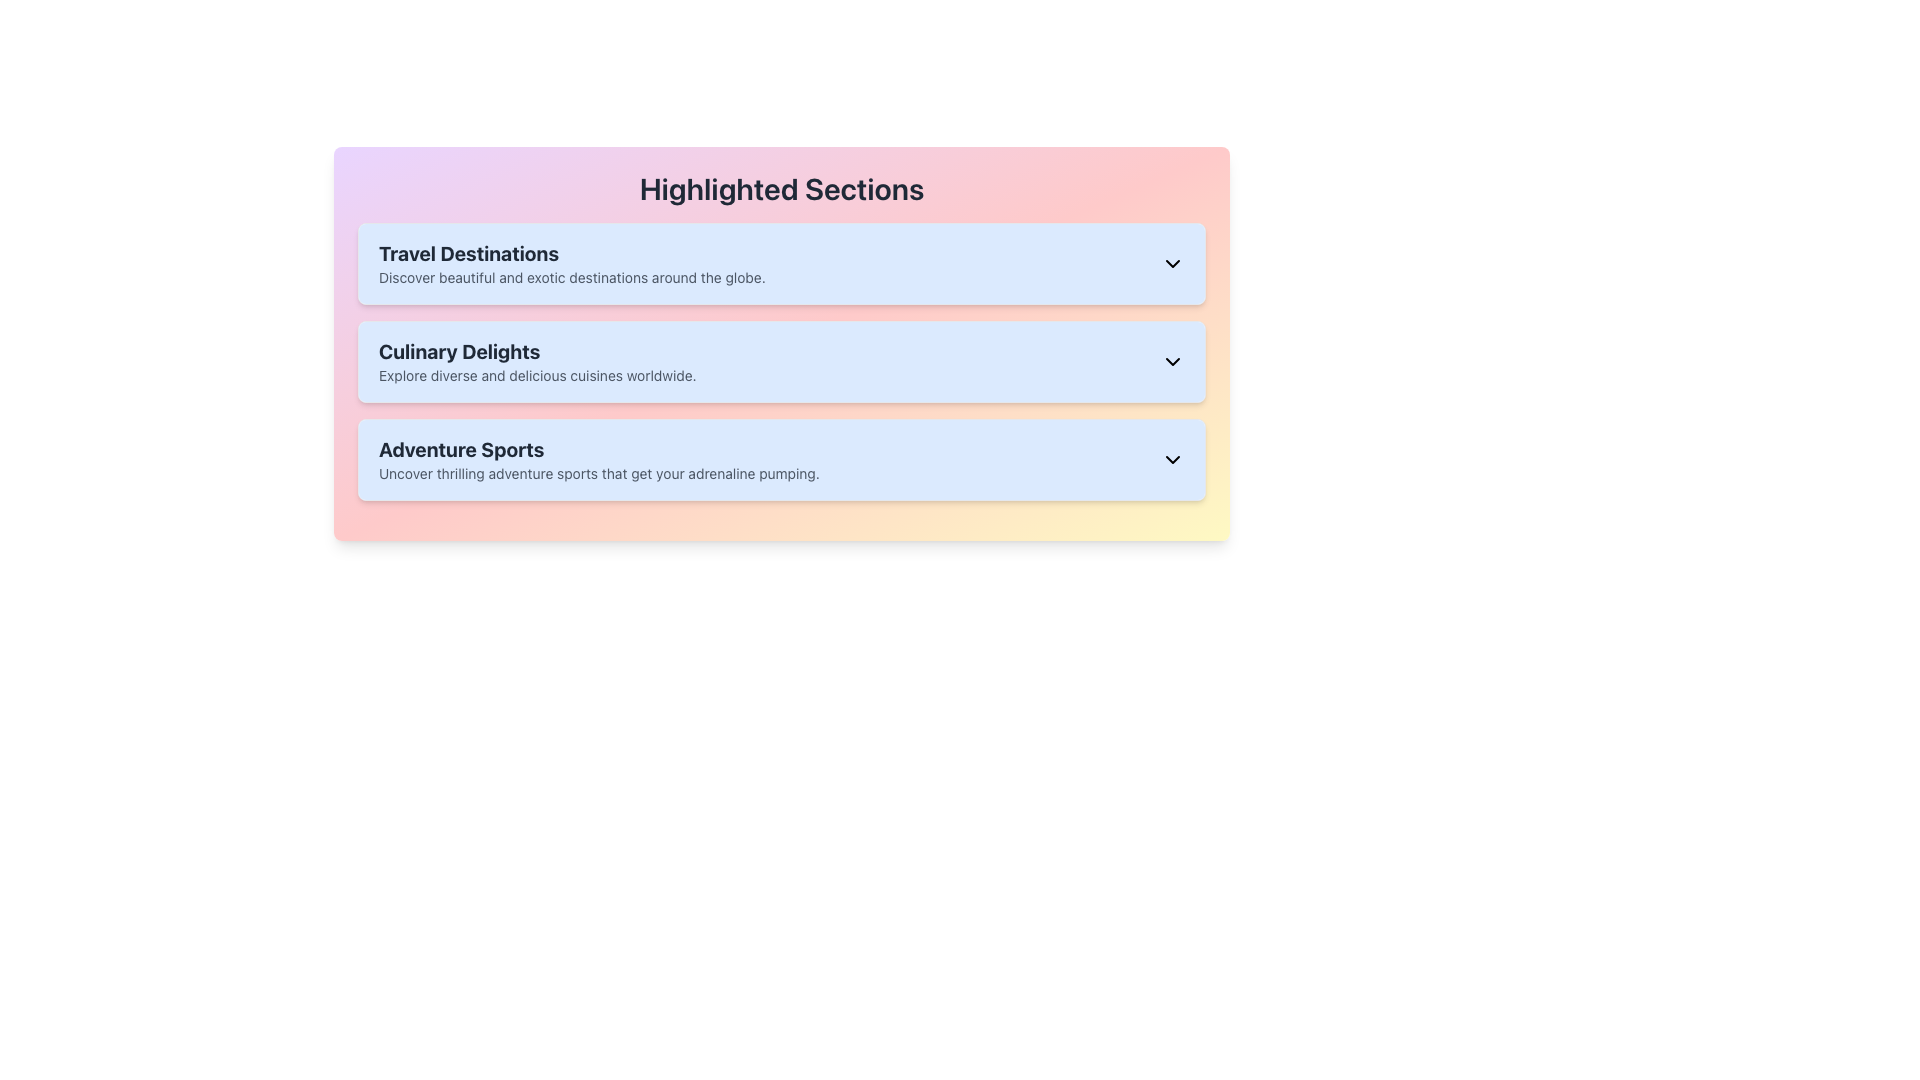 The width and height of the screenshot is (1920, 1080). Describe the element at coordinates (781, 362) in the screenshot. I see `the second section under 'Highlighted Sections'` at that location.